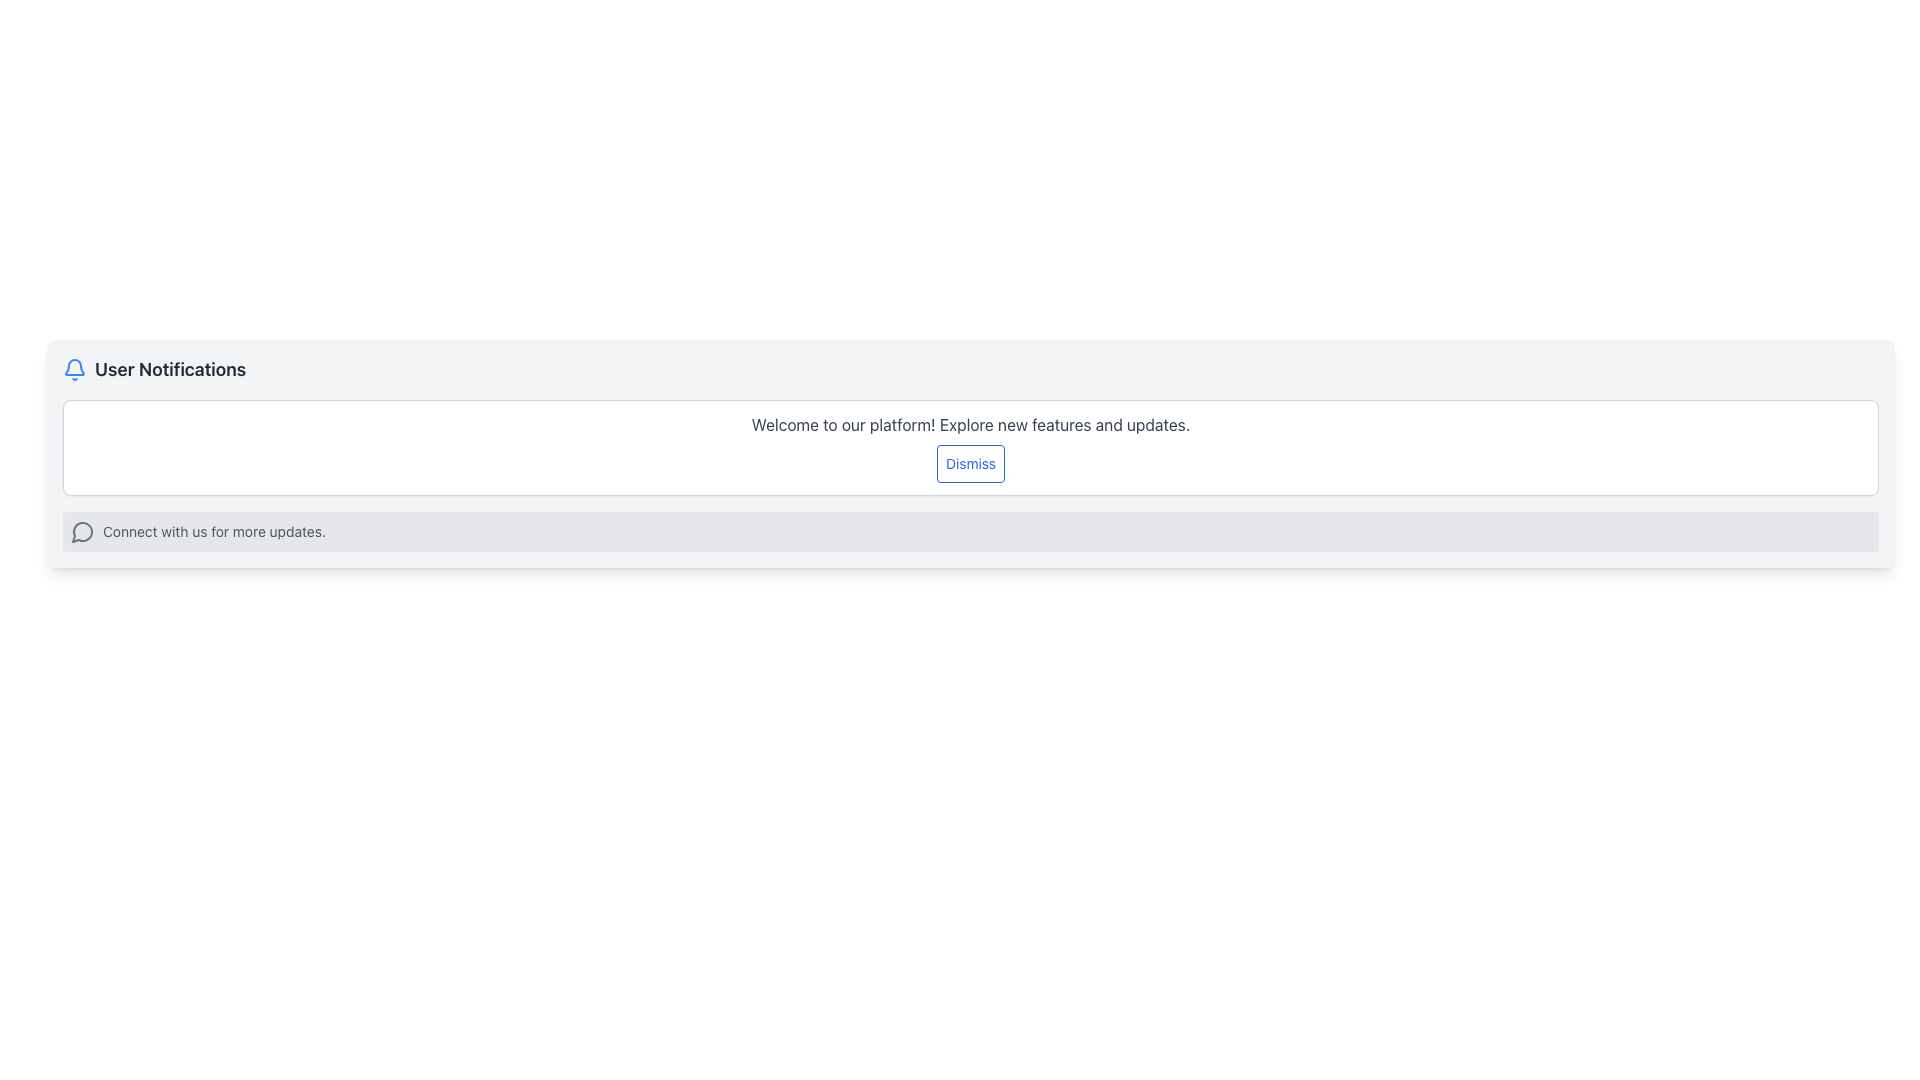 Image resolution: width=1920 pixels, height=1080 pixels. What do you see at coordinates (214, 531) in the screenshot?
I see `the text label that states 'Connect with us for more updates.' which is styled in a small gray font and positioned as the rightmost element in a horizontally-arranged group next to the message icon` at bounding box center [214, 531].